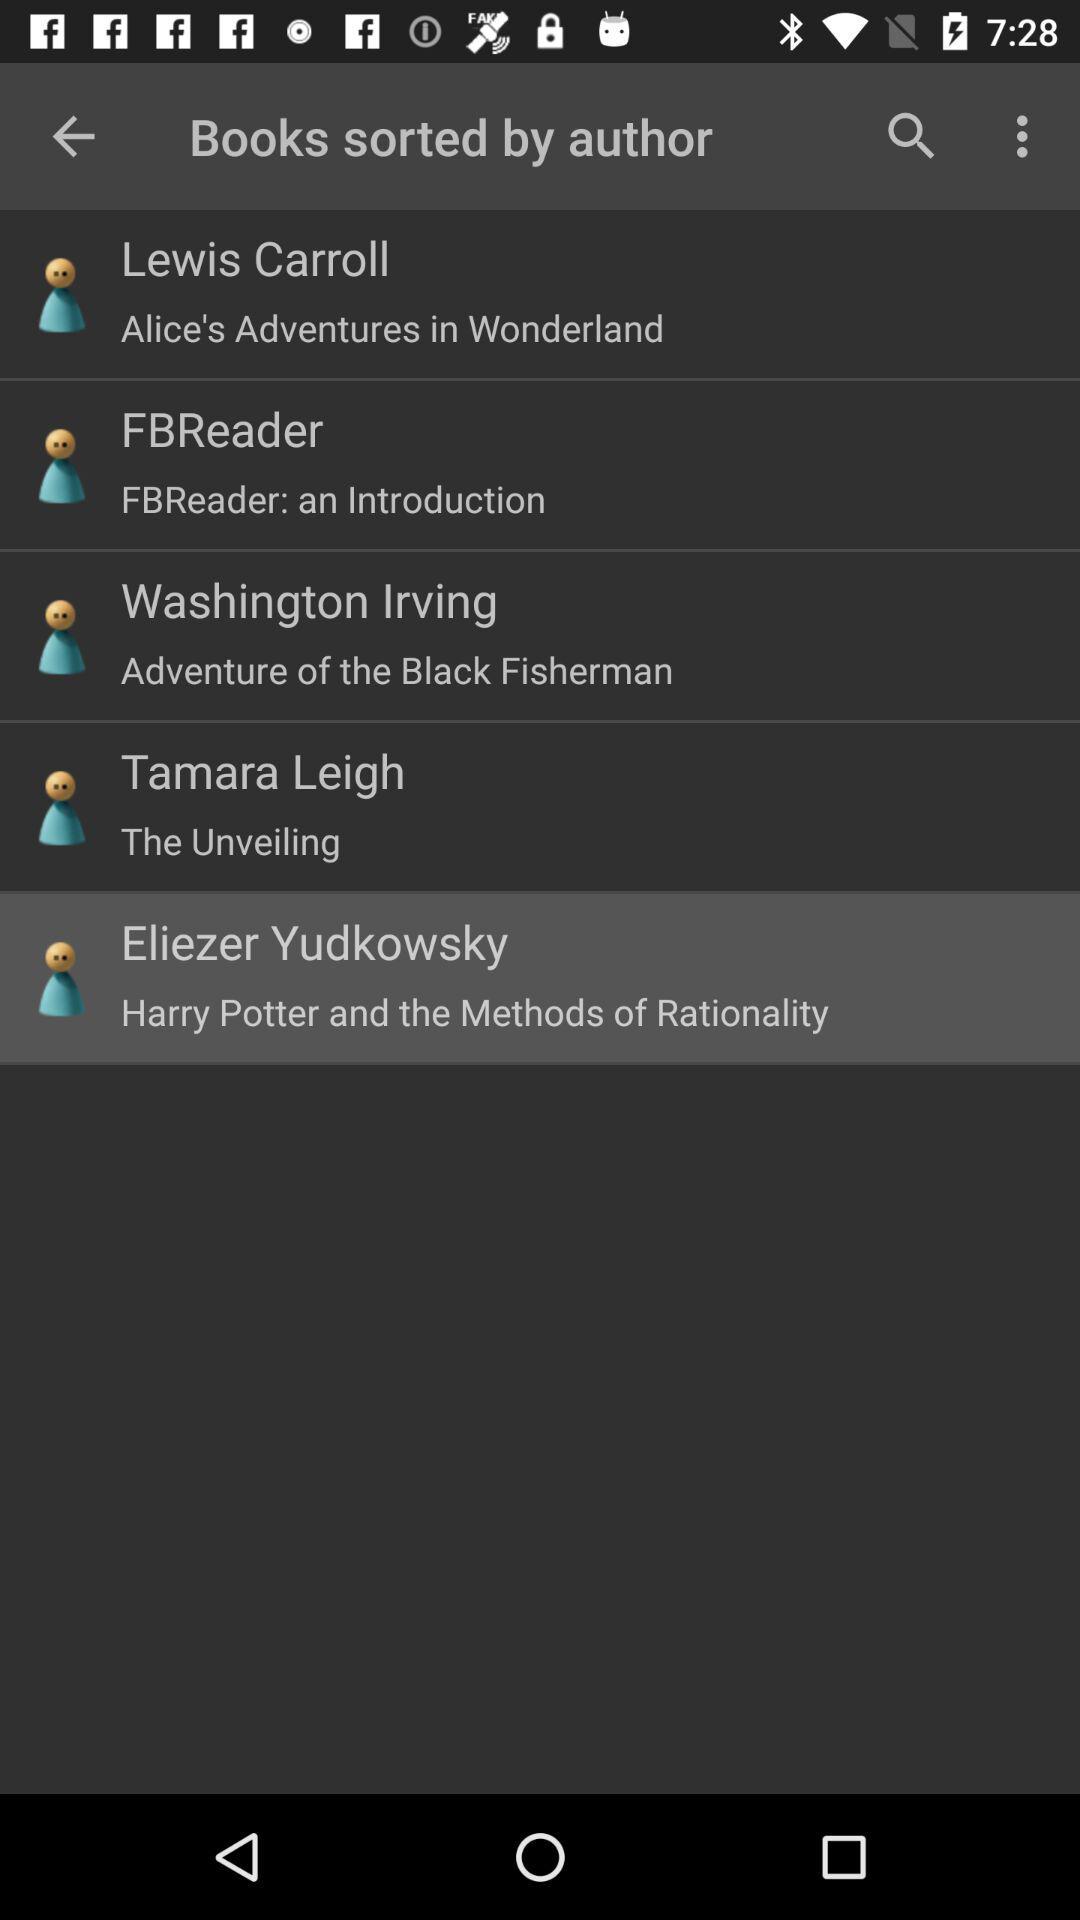  I want to click on item next to books sorted by item, so click(911, 135).